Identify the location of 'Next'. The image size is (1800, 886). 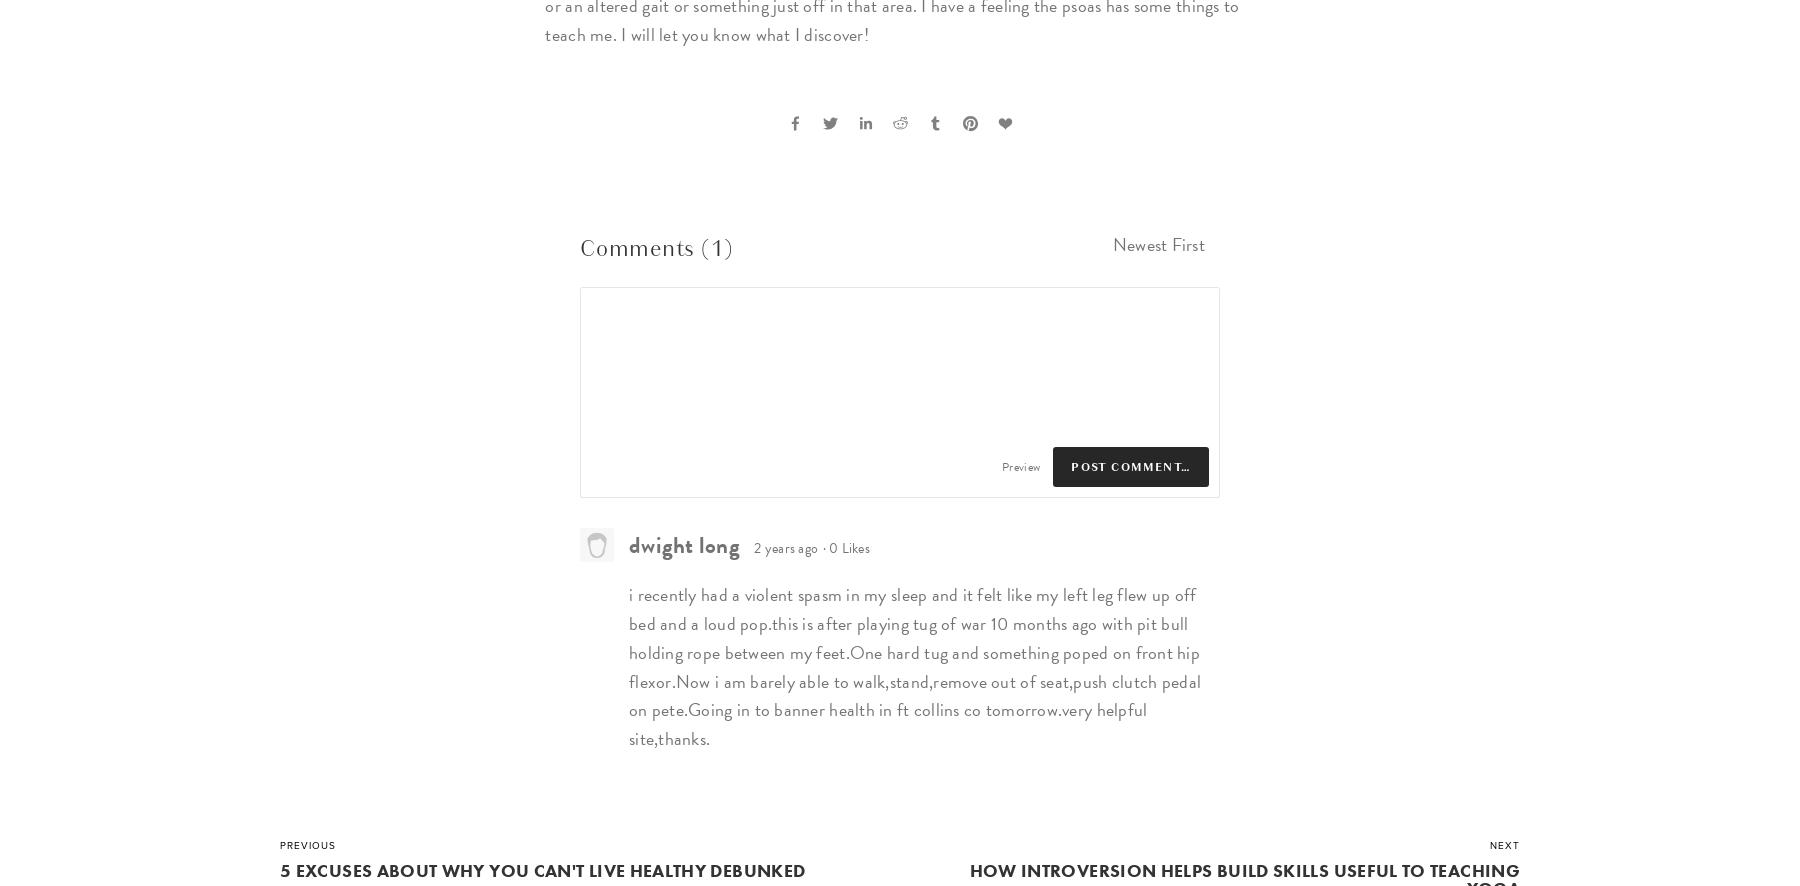
(1490, 844).